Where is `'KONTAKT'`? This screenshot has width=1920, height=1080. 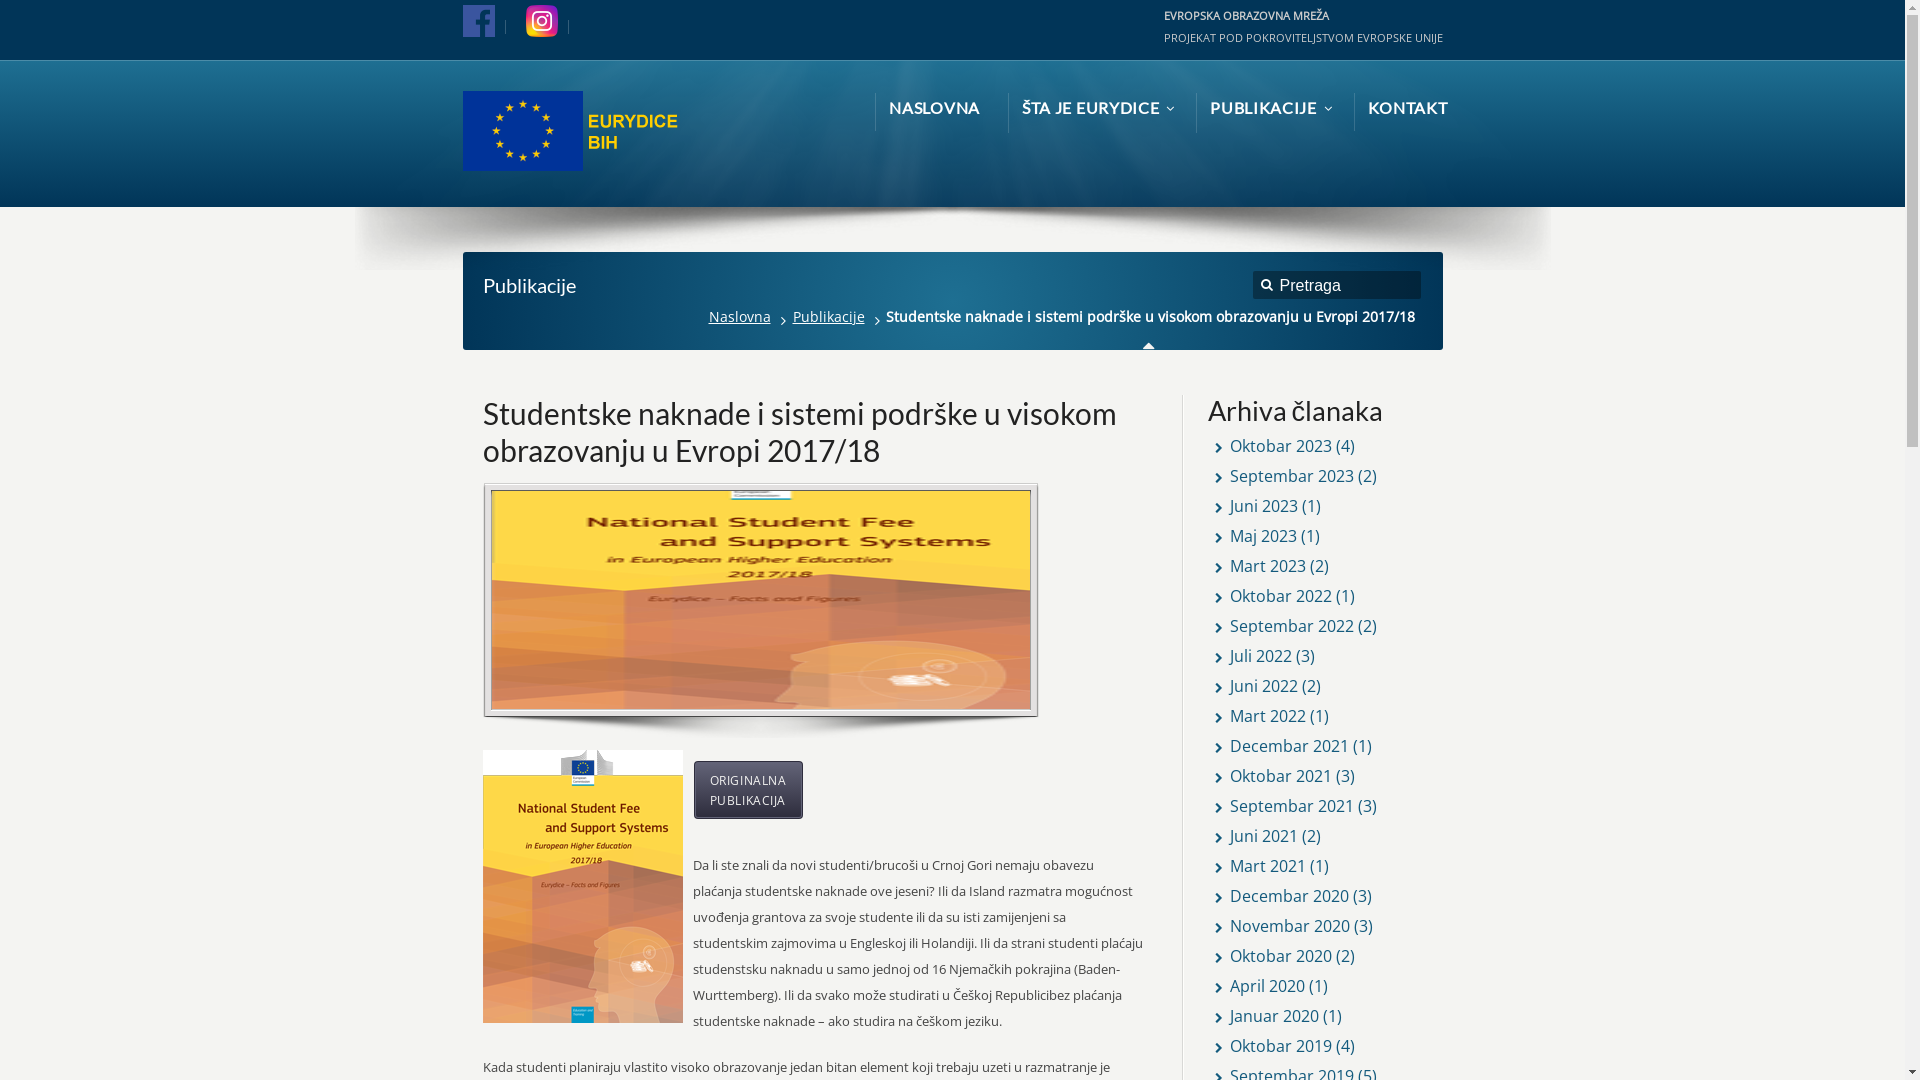 'KONTAKT' is located at coordinates (1406, 108).